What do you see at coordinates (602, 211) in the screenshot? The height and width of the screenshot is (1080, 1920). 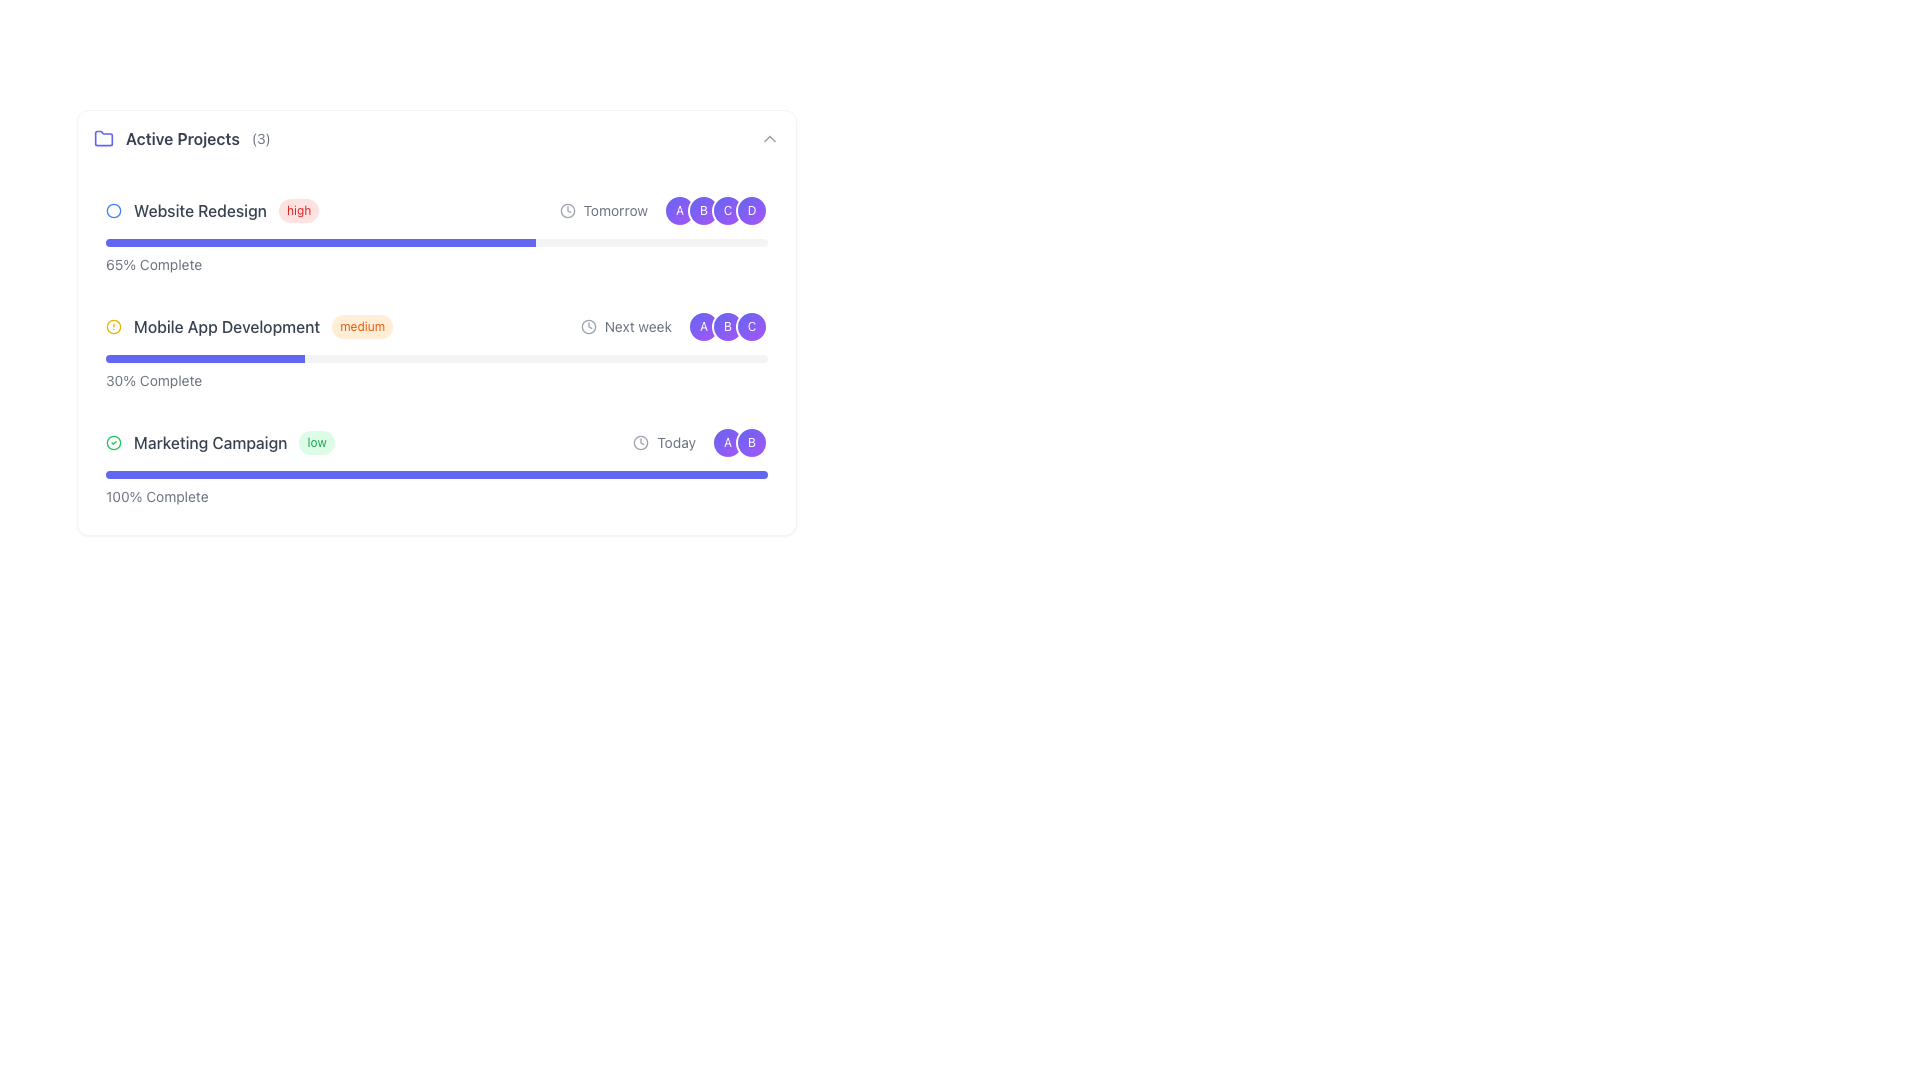 I see `the Text label with an icon indicating the deadline for the 'Website Redesign' project, which is located between the status 'high' and a group of icons labeled 'A', 'B', 'C', and 'D'` at bounding box center [602, 211].